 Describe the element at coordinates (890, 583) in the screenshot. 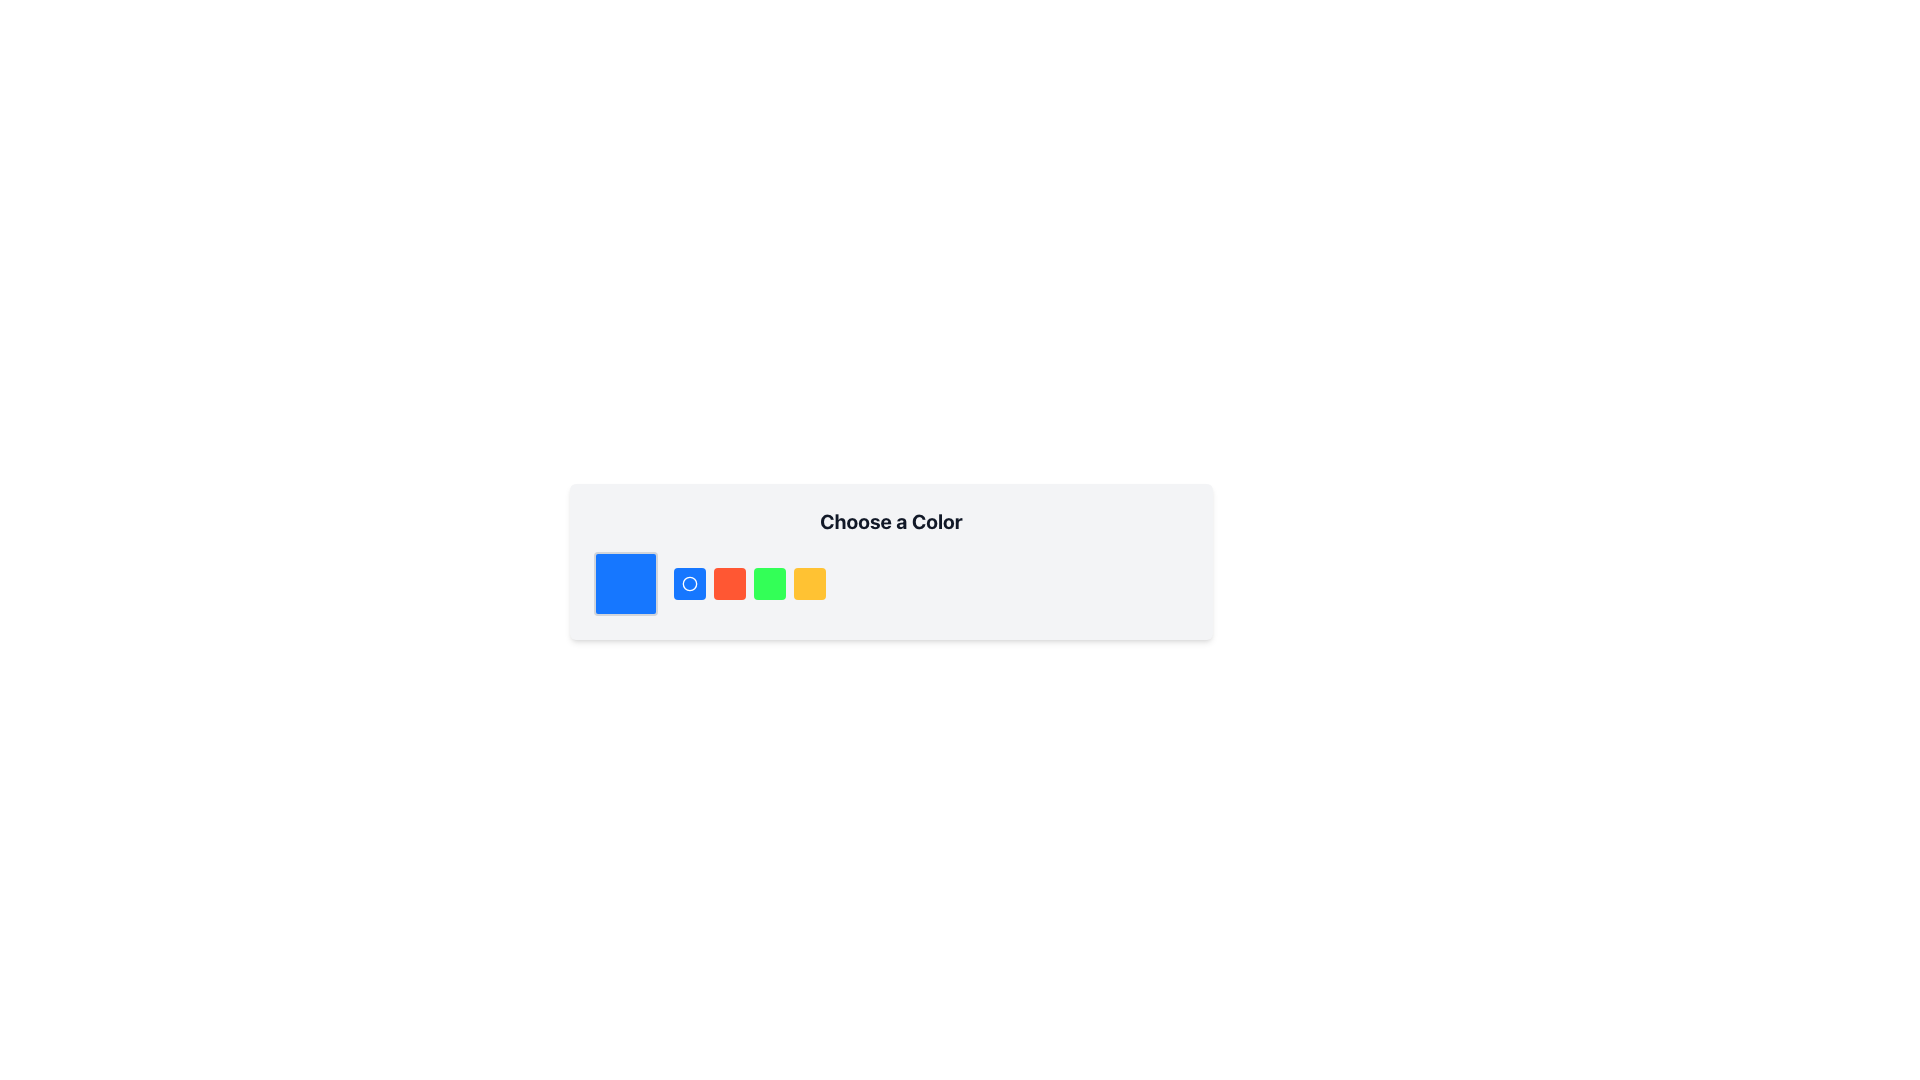

I see `the Color Selection Group containing circular color swatches for blue, red, green, and yellow` at that location.